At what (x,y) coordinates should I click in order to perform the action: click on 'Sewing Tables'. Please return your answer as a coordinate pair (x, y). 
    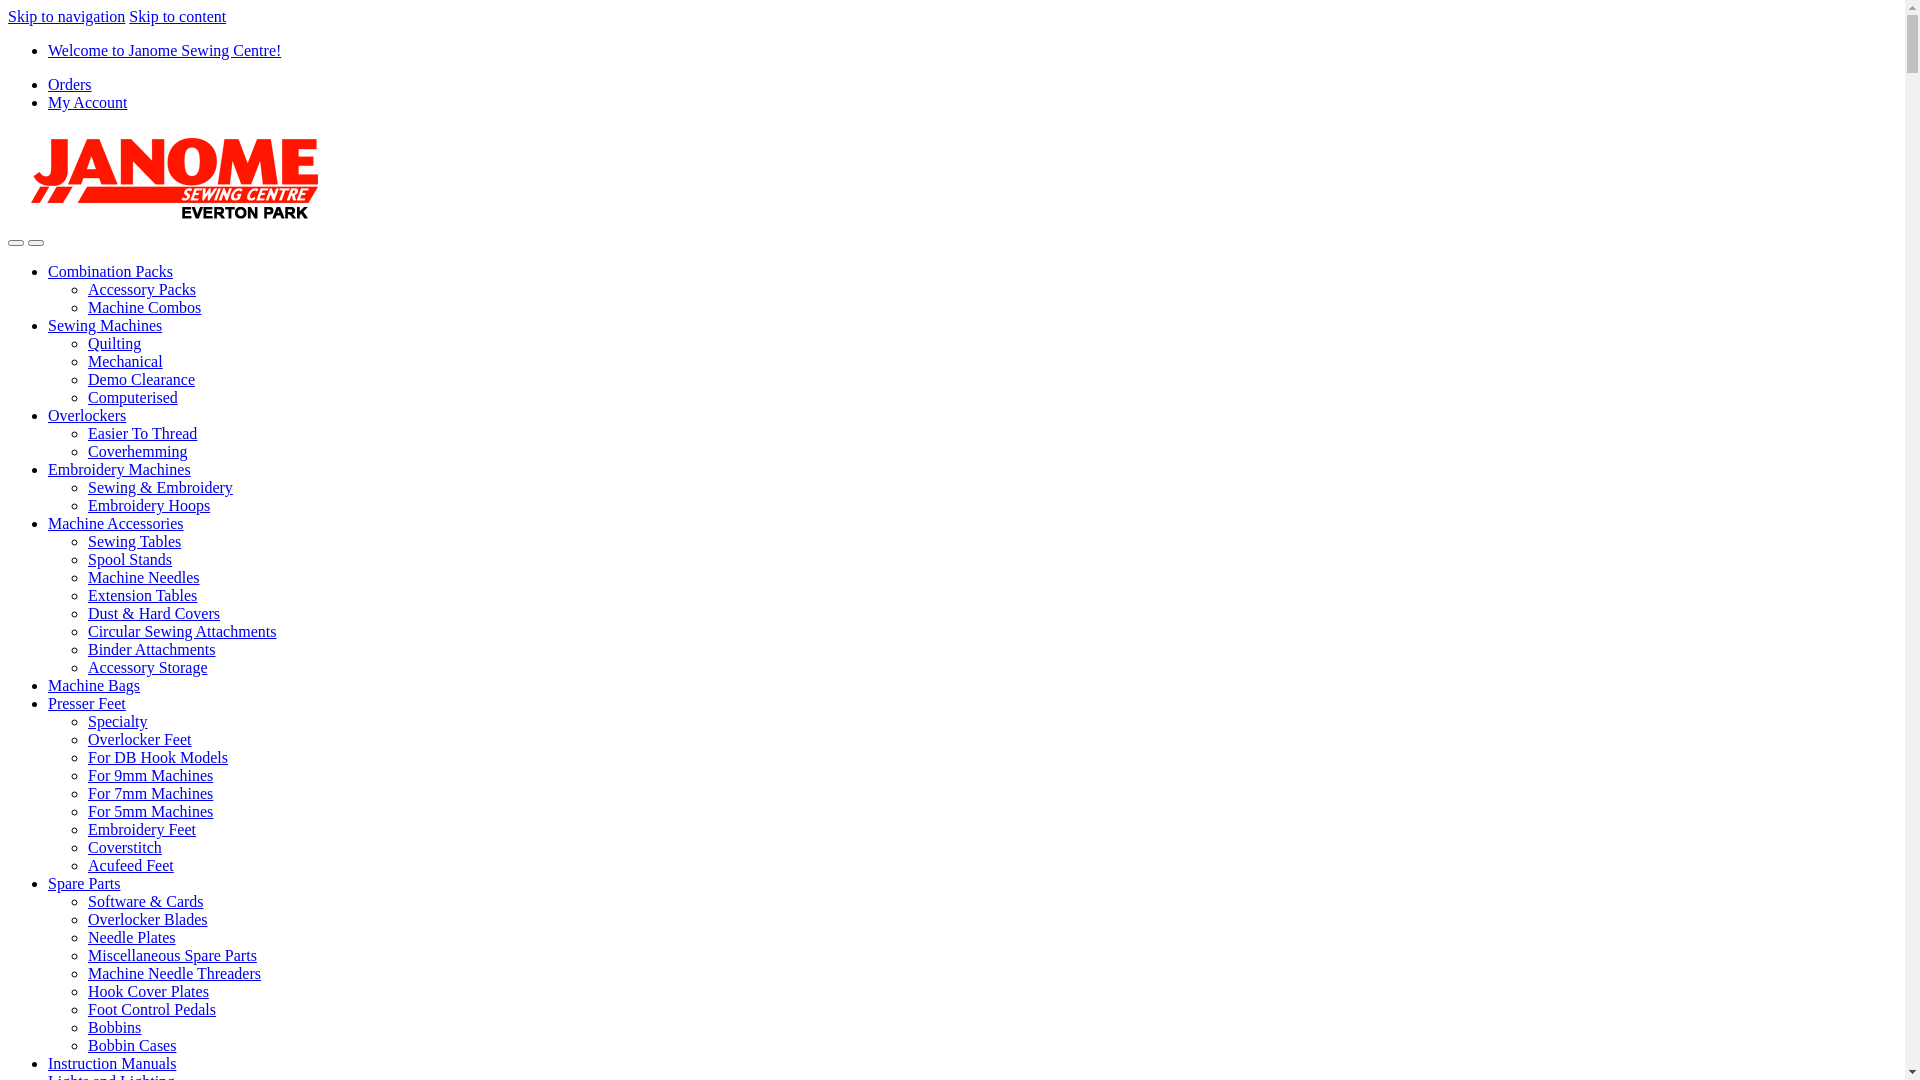
    Looking at the image, I should click on (133, 541).